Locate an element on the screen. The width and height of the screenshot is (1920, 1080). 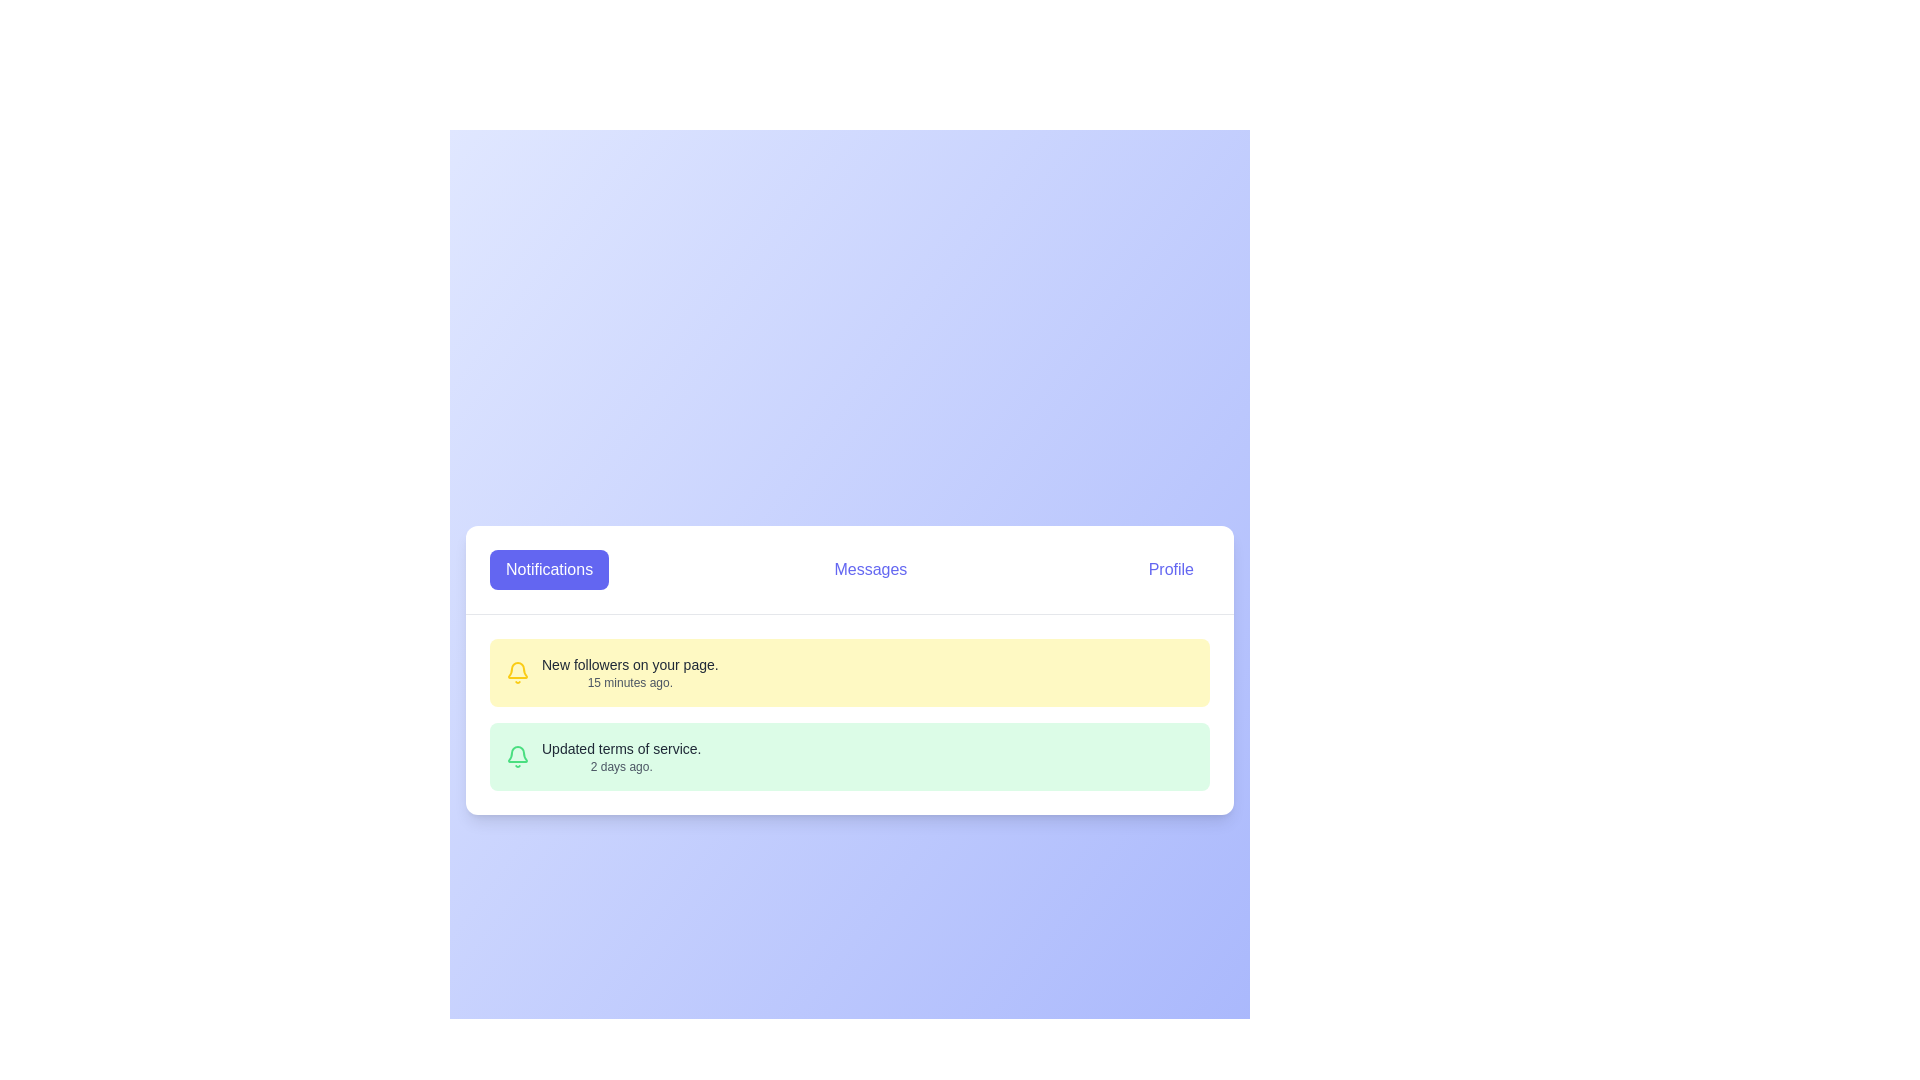
the notifications button, which is the first button from the left in a row of three buttons, to trigger a tooltip or visual change is located at coordinates (549, 569).